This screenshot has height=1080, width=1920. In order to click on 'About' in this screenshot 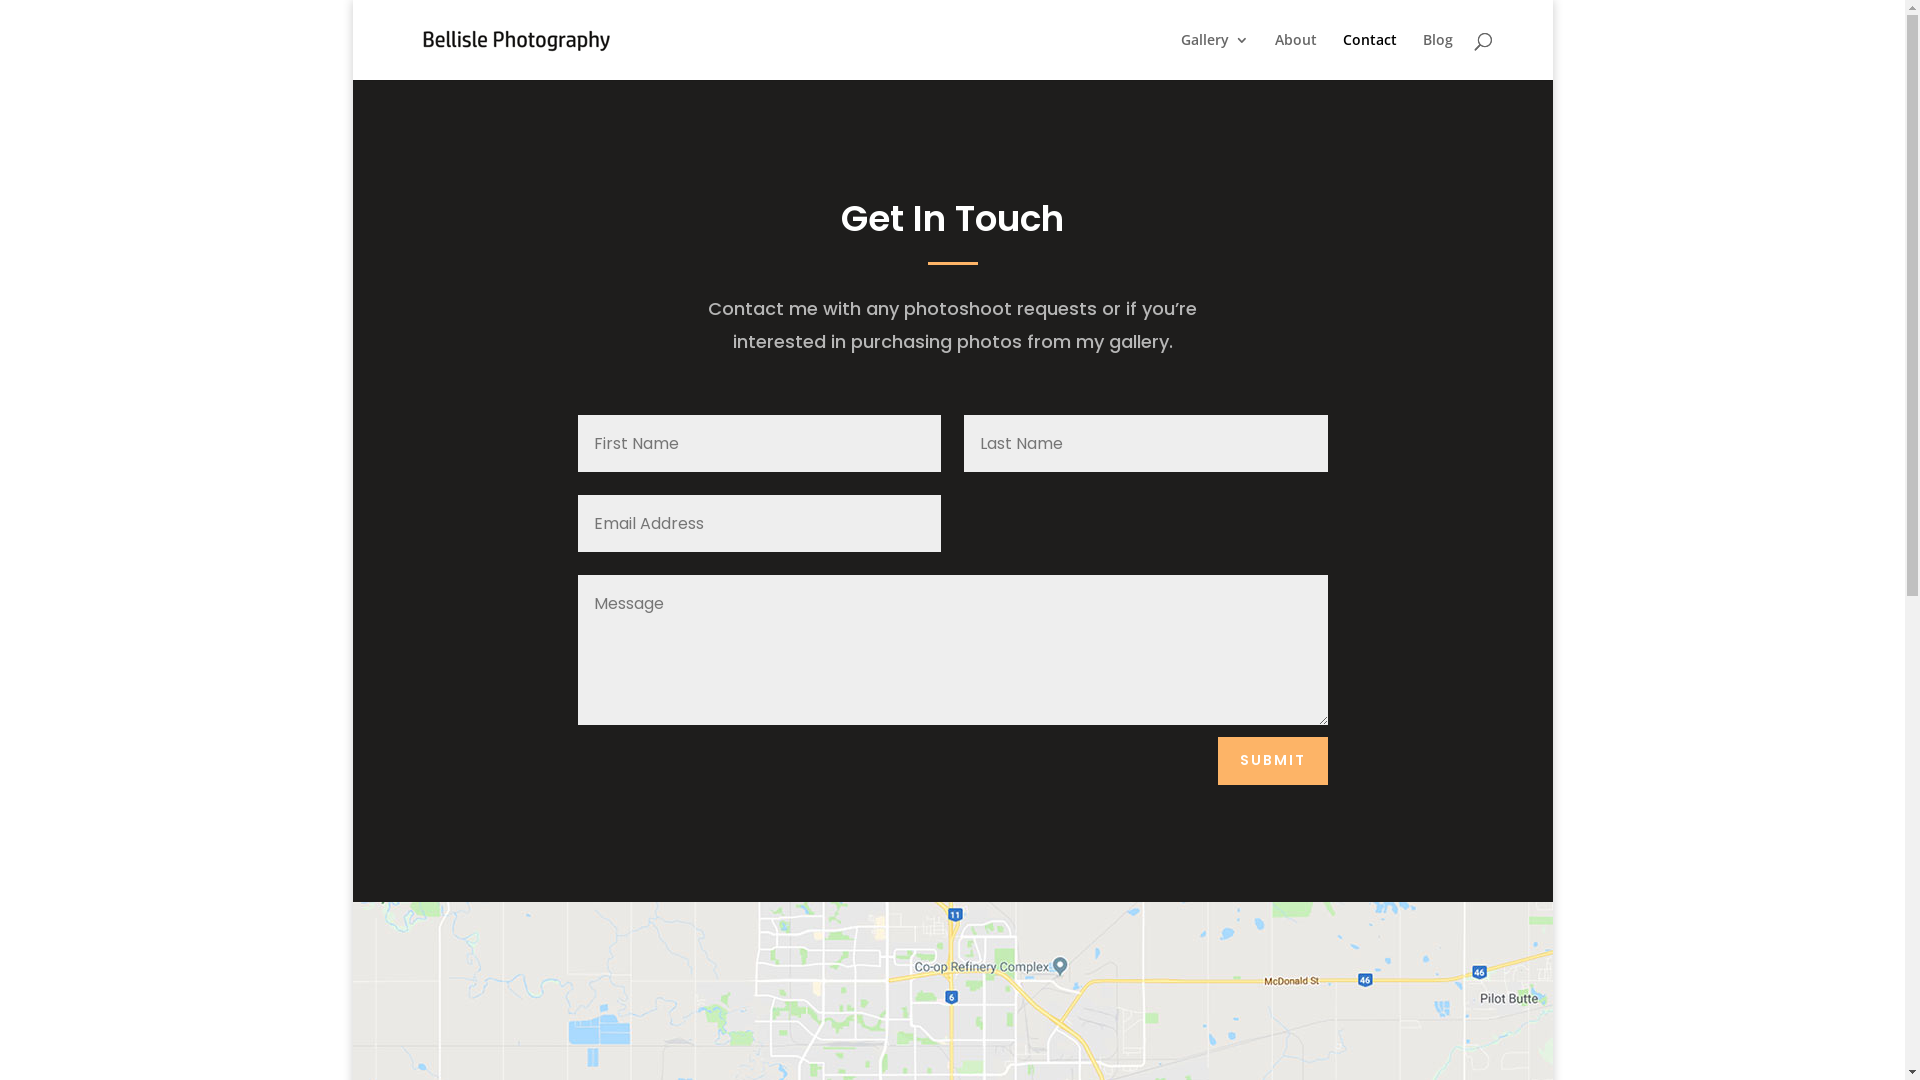, I will do `click(1295, 55)`.